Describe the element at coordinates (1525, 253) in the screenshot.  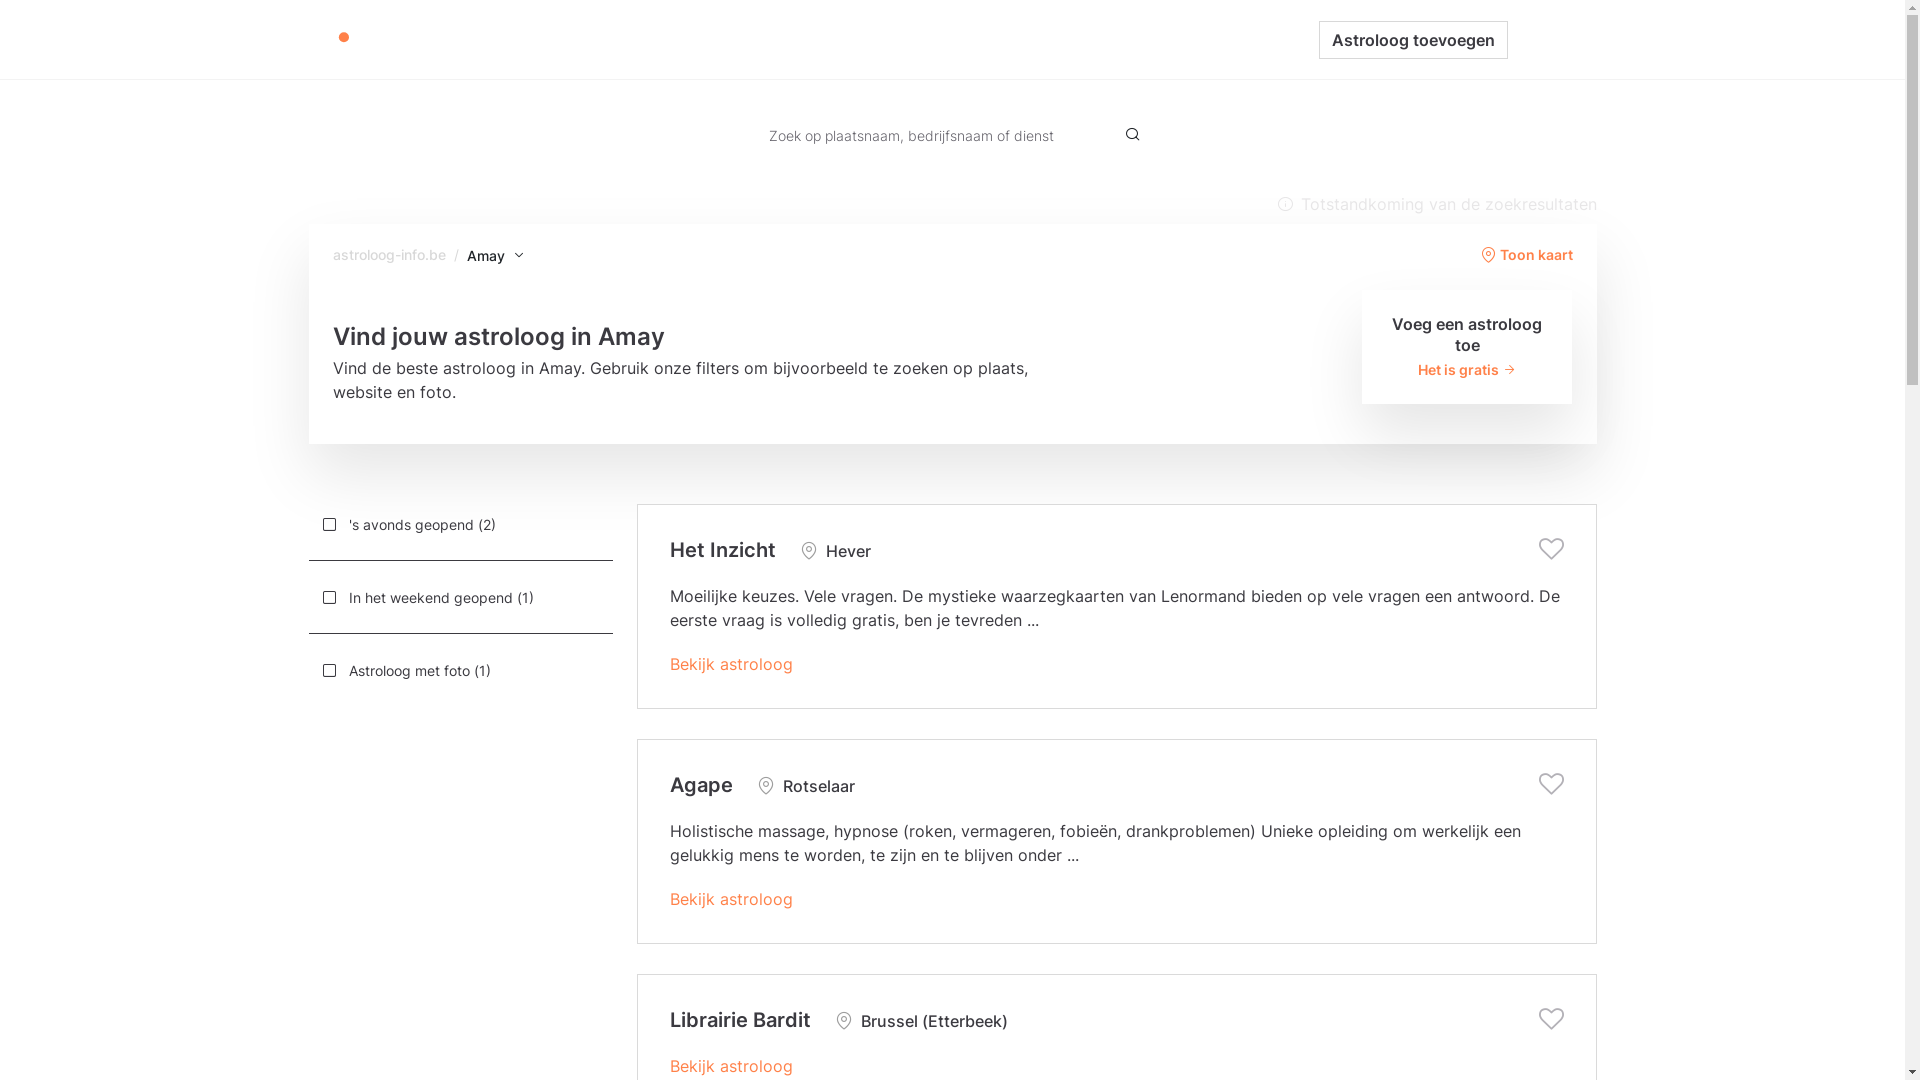
I see `'Toon kaart'` at that location.